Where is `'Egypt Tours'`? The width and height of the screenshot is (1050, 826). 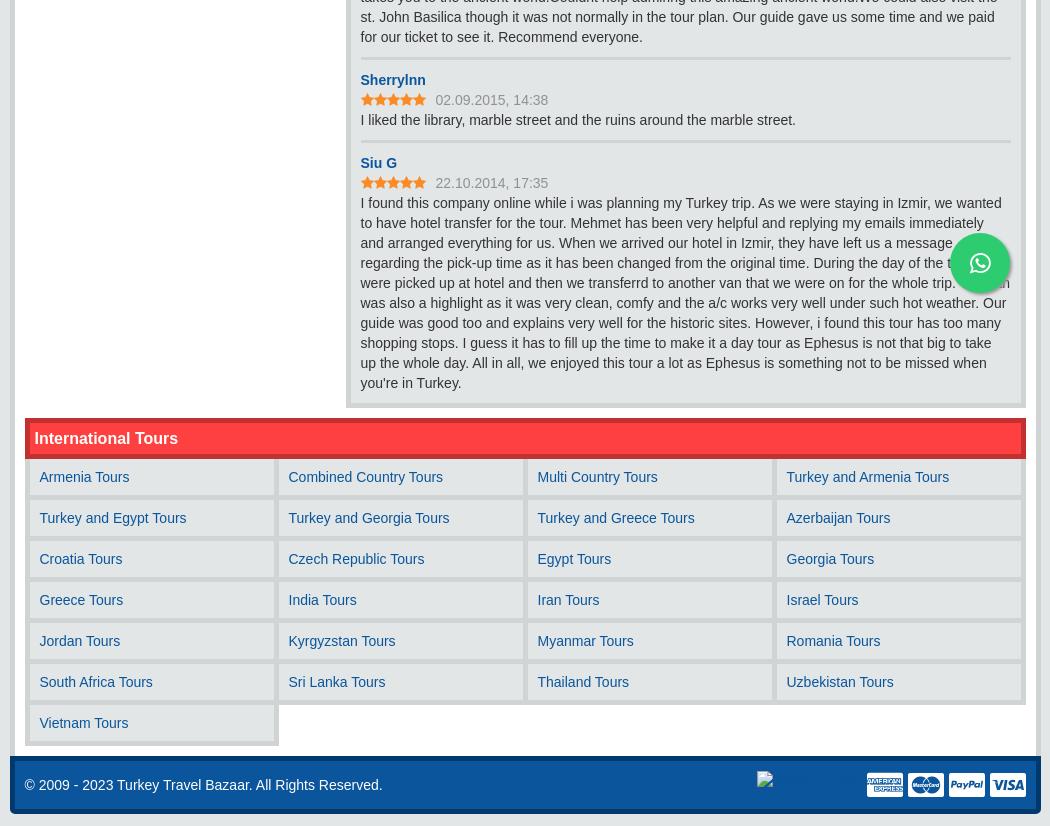 'Egypt Tours' is located at coordinates (573, 559).